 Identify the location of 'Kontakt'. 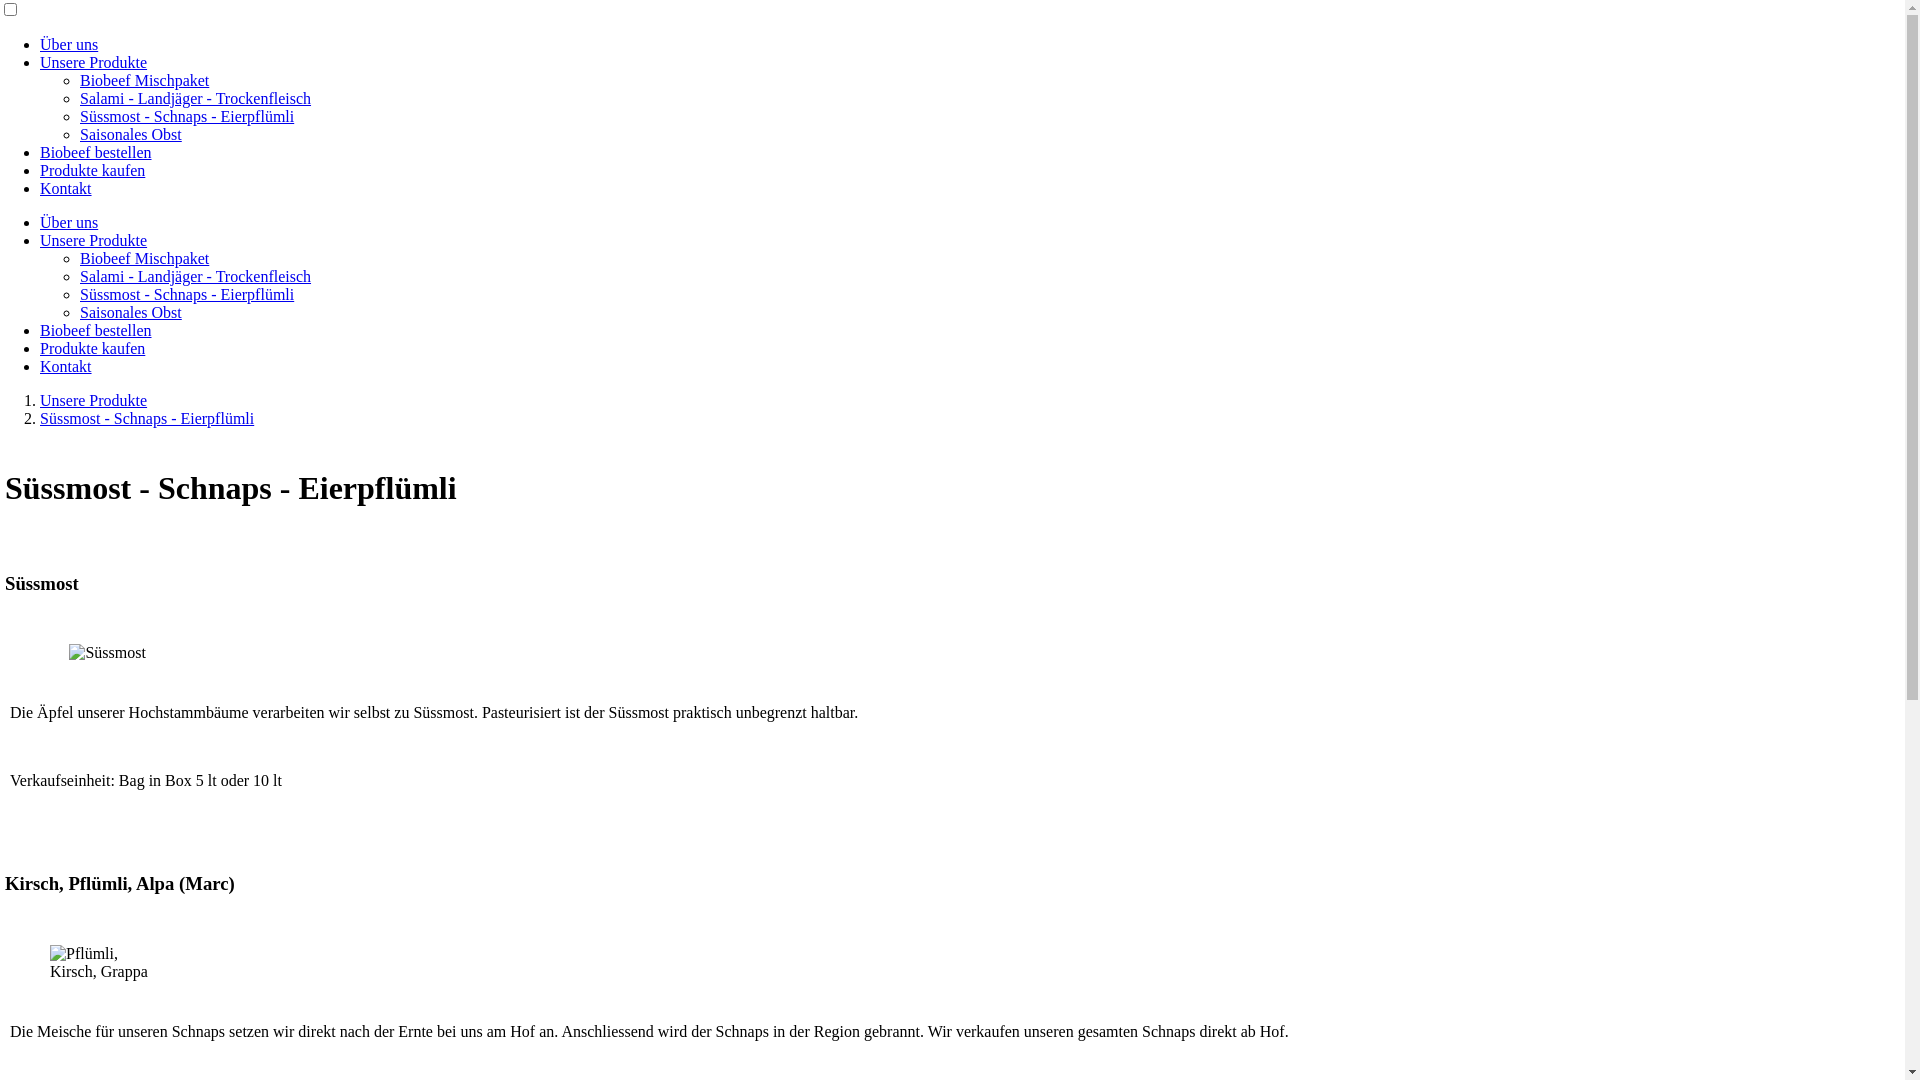
(66, 188).